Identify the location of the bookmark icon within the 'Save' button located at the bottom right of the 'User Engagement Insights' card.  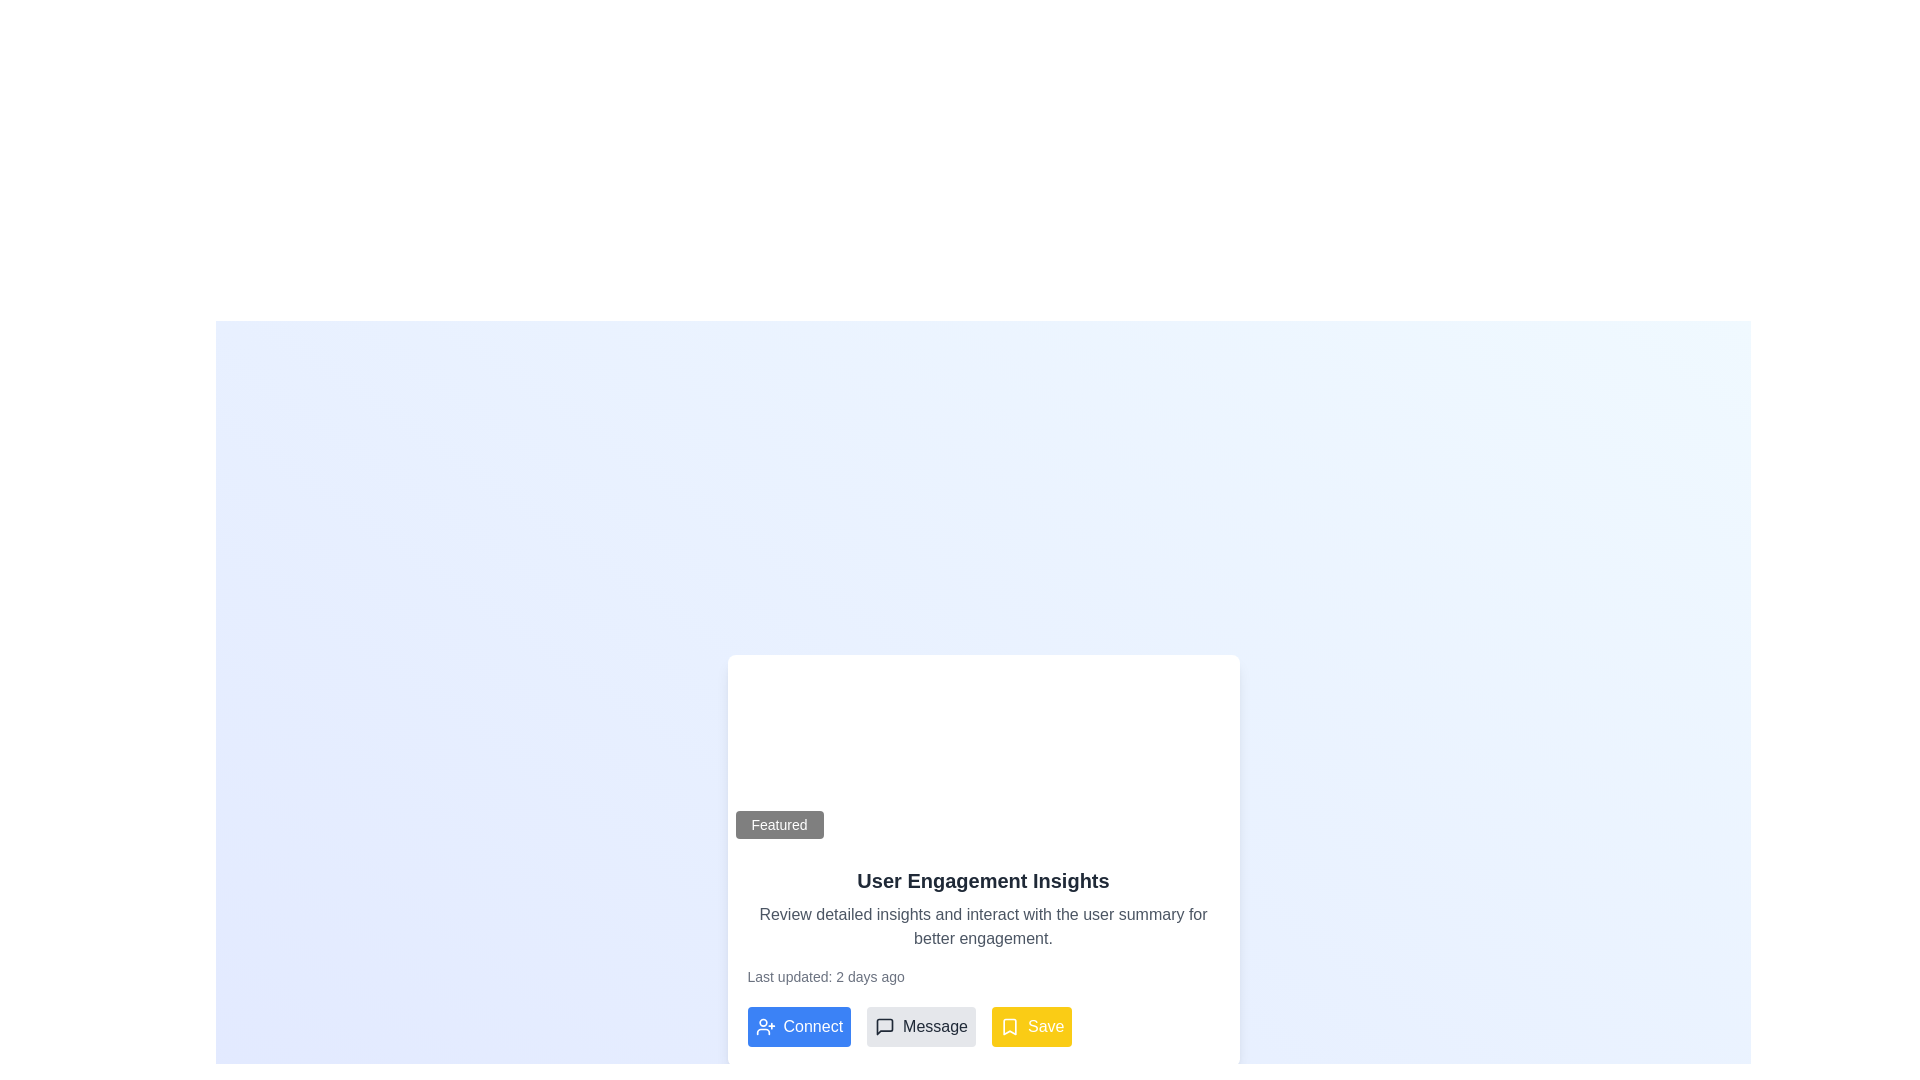
(1009, 1026).